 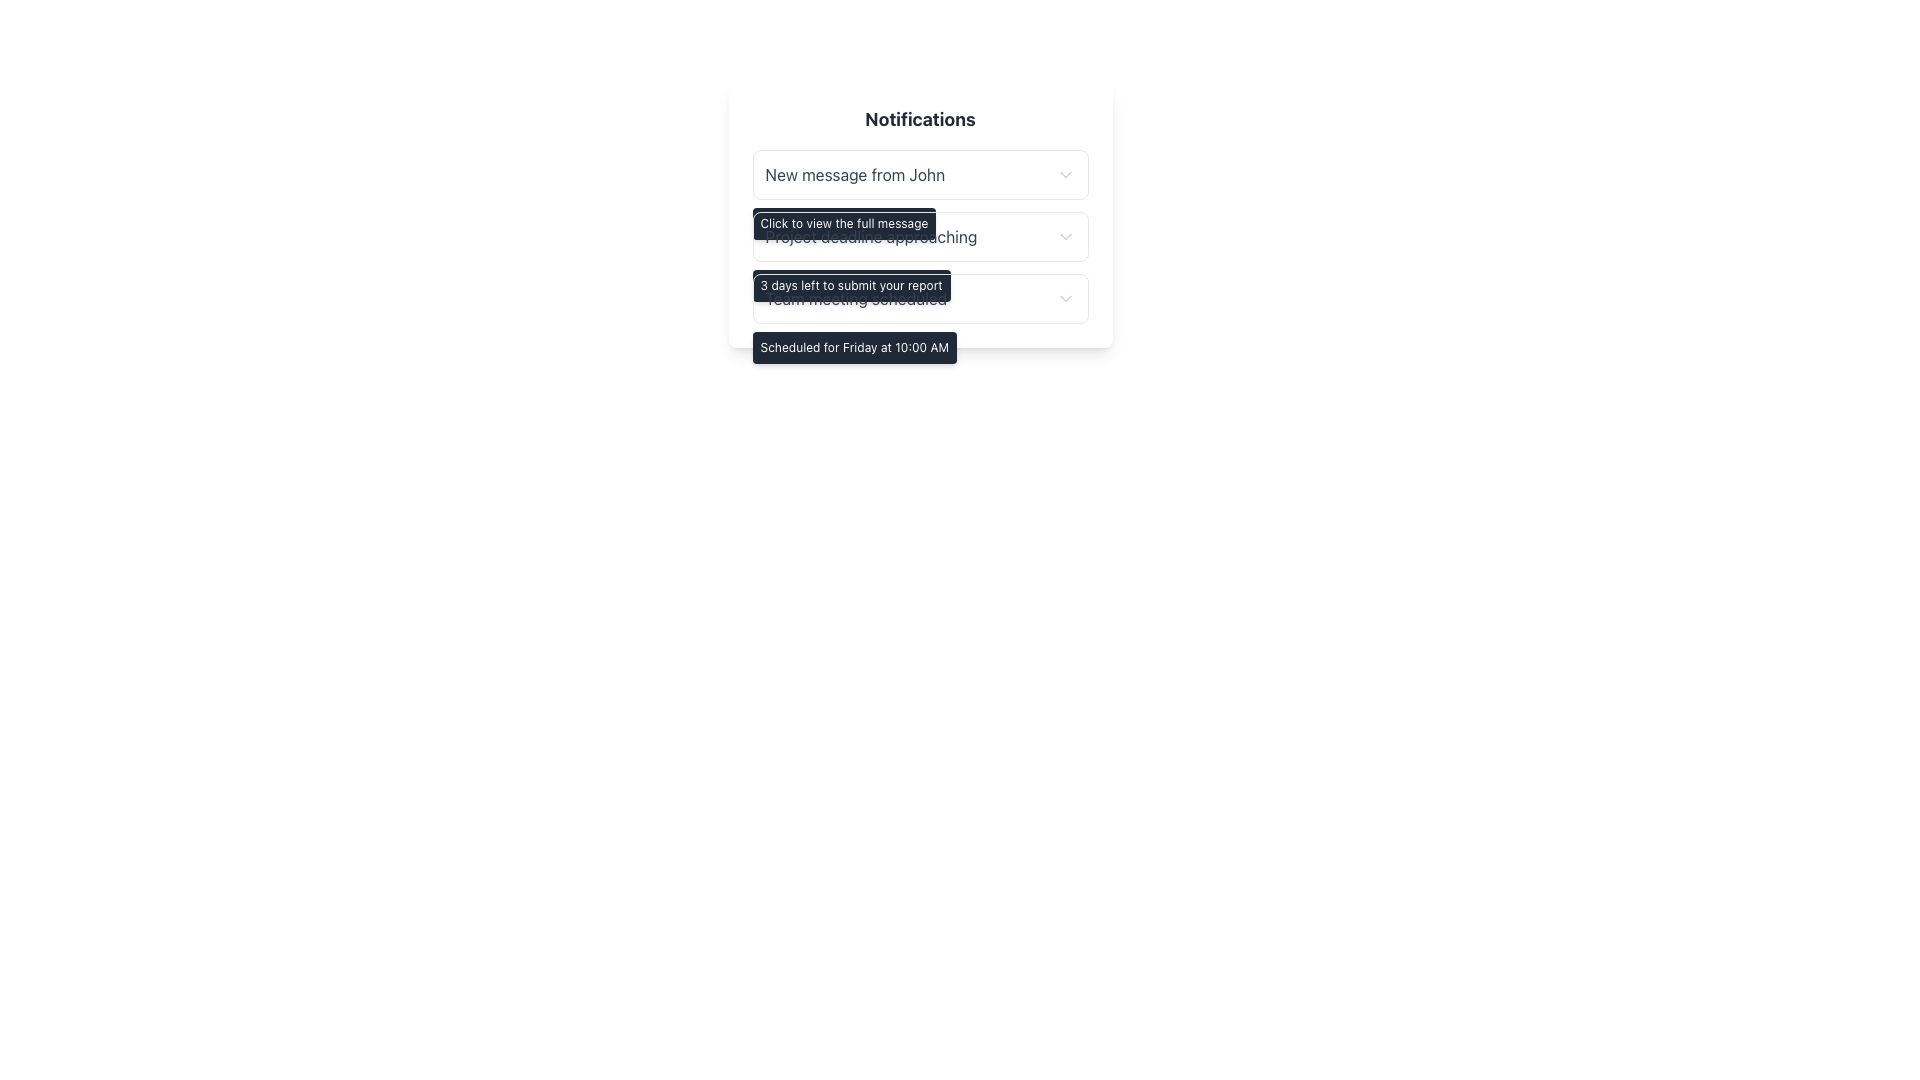 What do you see at coordinates (851, 285) in the screenshot?
I see `the tooltip that provides additional information about the deadline for submitting a report, positioned directly below the 'Project deadline approaching' item in the dropdown menu` at bounding box center [851, 285].